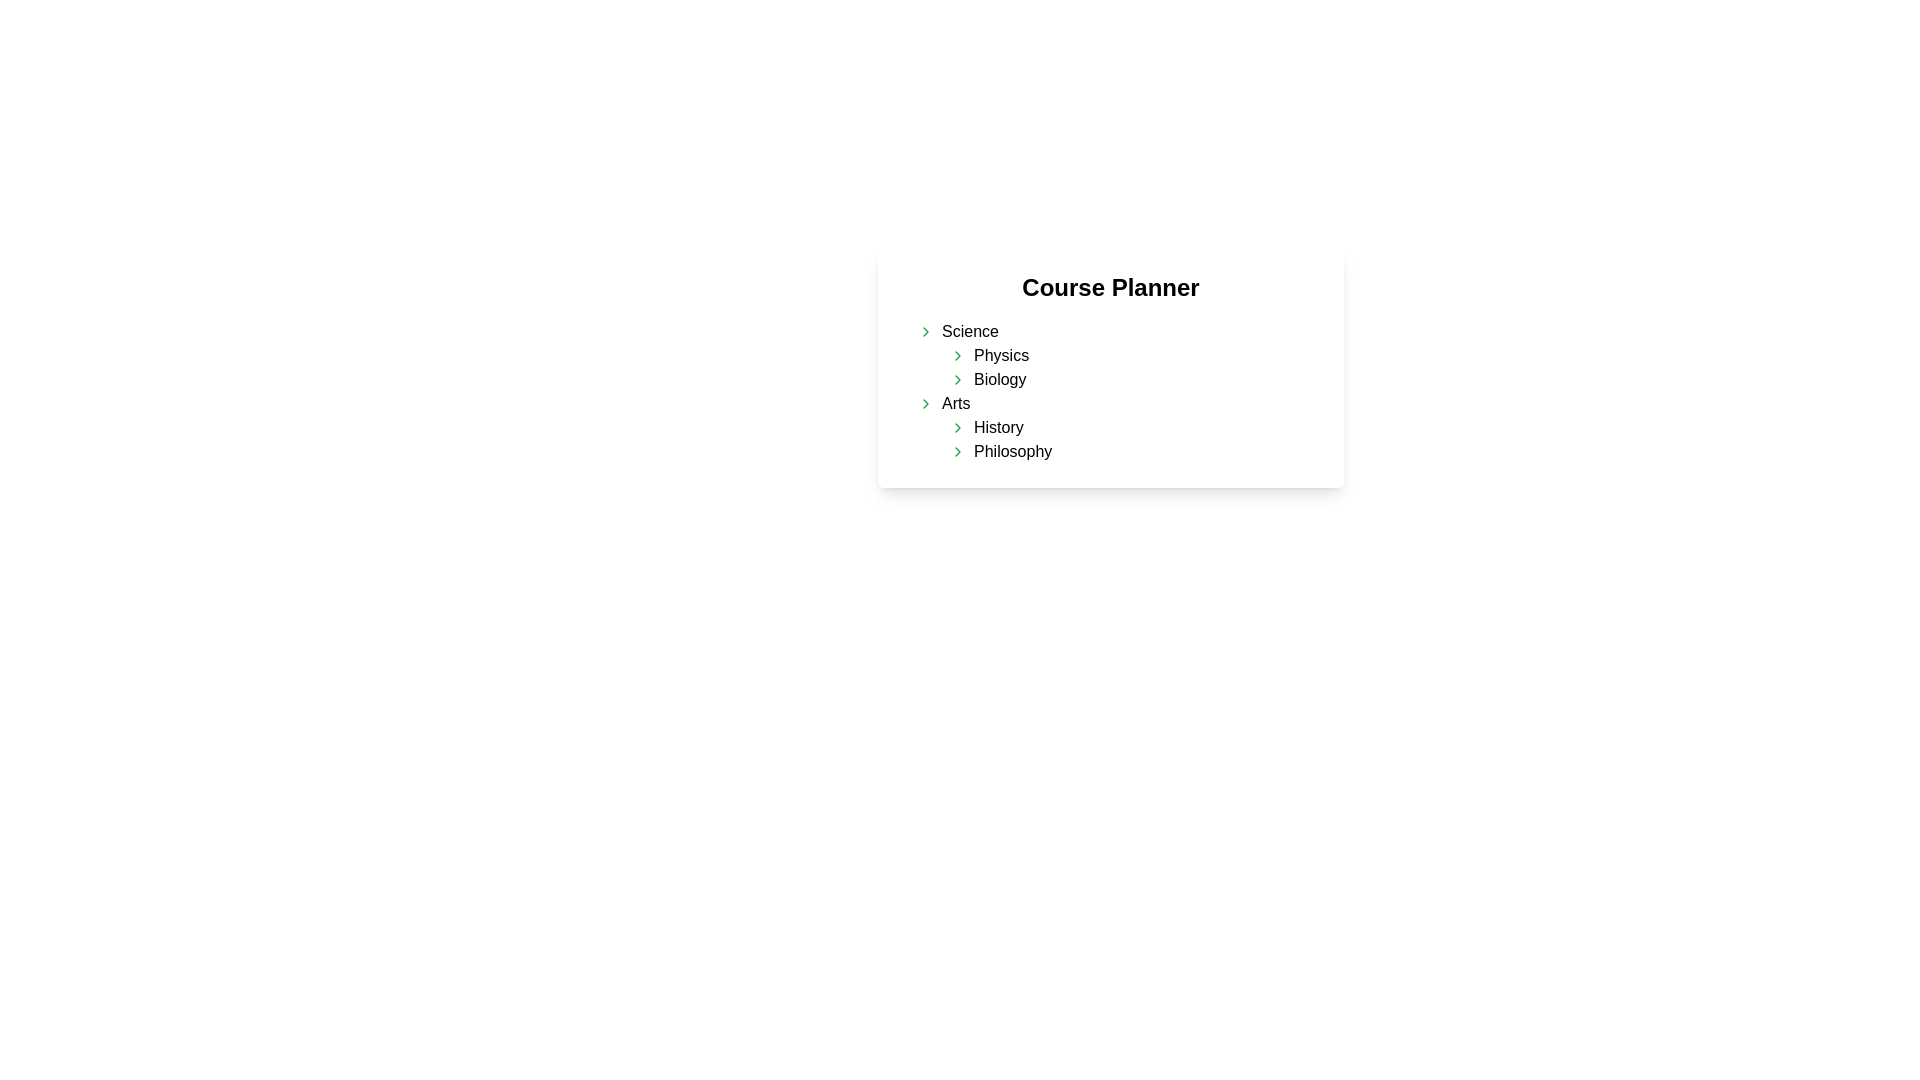 This screenshot has height=1080, width=1920. What do you see at coordinates (957, 354) in the screenshot?
I see `the chevron icon next to the 'Physics' text` at bounding box center [957, 354].